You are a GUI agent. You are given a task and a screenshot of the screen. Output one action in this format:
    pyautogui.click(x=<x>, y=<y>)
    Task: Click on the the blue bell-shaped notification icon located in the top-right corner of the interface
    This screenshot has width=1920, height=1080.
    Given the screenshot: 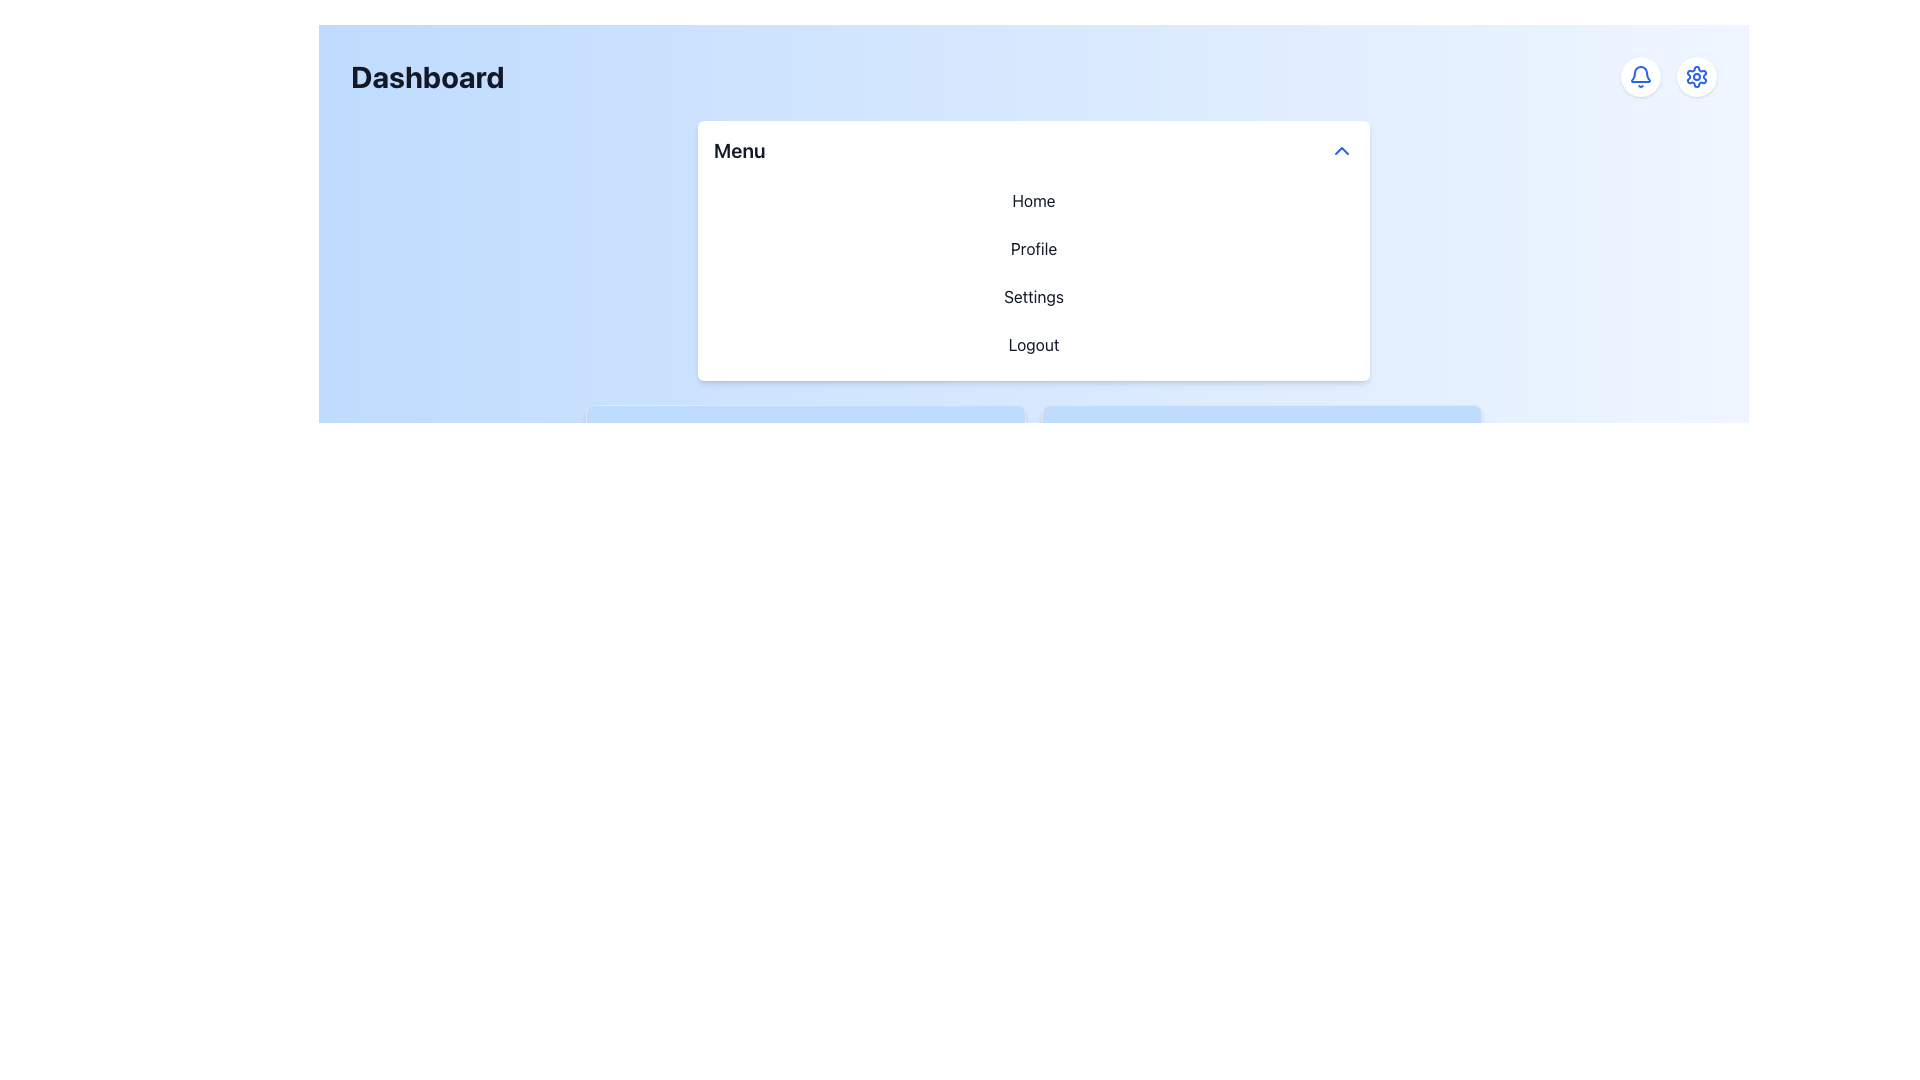 What is the action you would take?
    pyautogui.click(x=1641, y=76)
    